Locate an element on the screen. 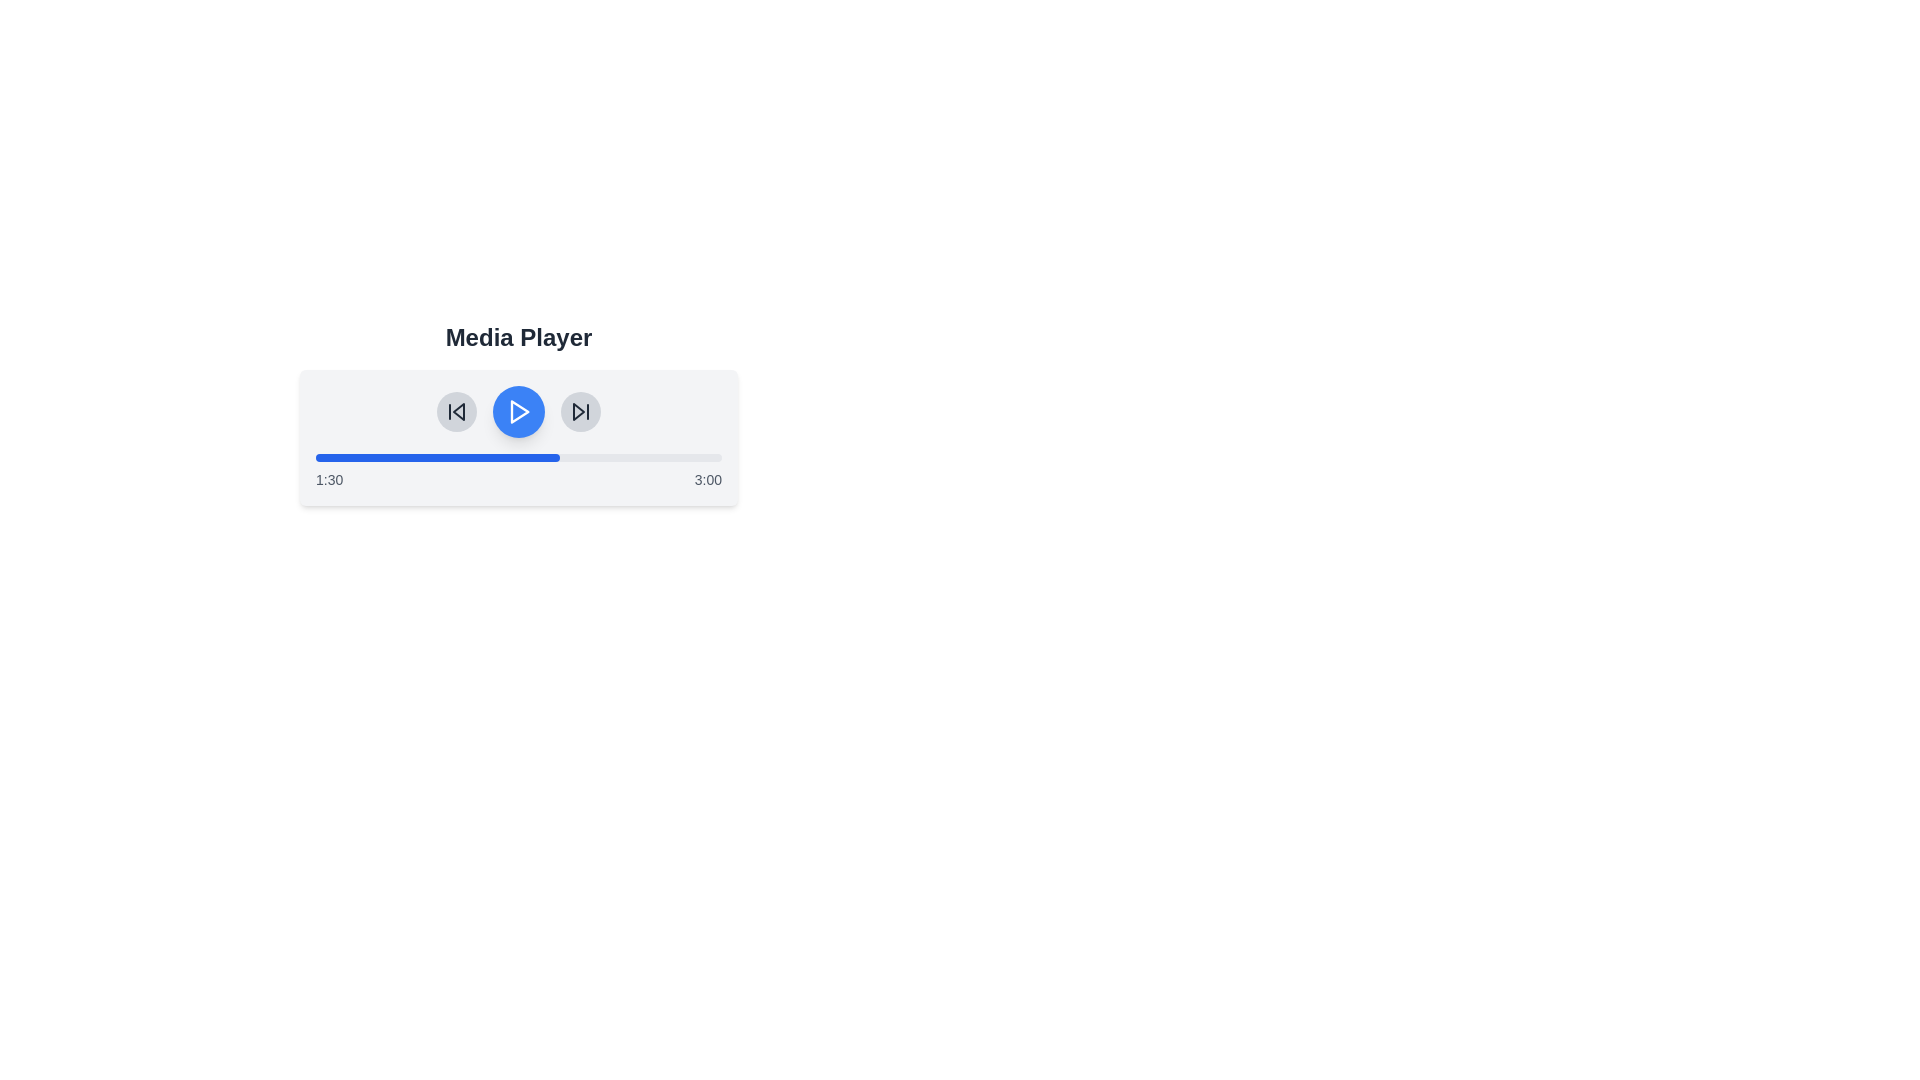 The image size is (1920, 1080). the circular blue button with a white triangular play icon is located at coordinates (518, 411).